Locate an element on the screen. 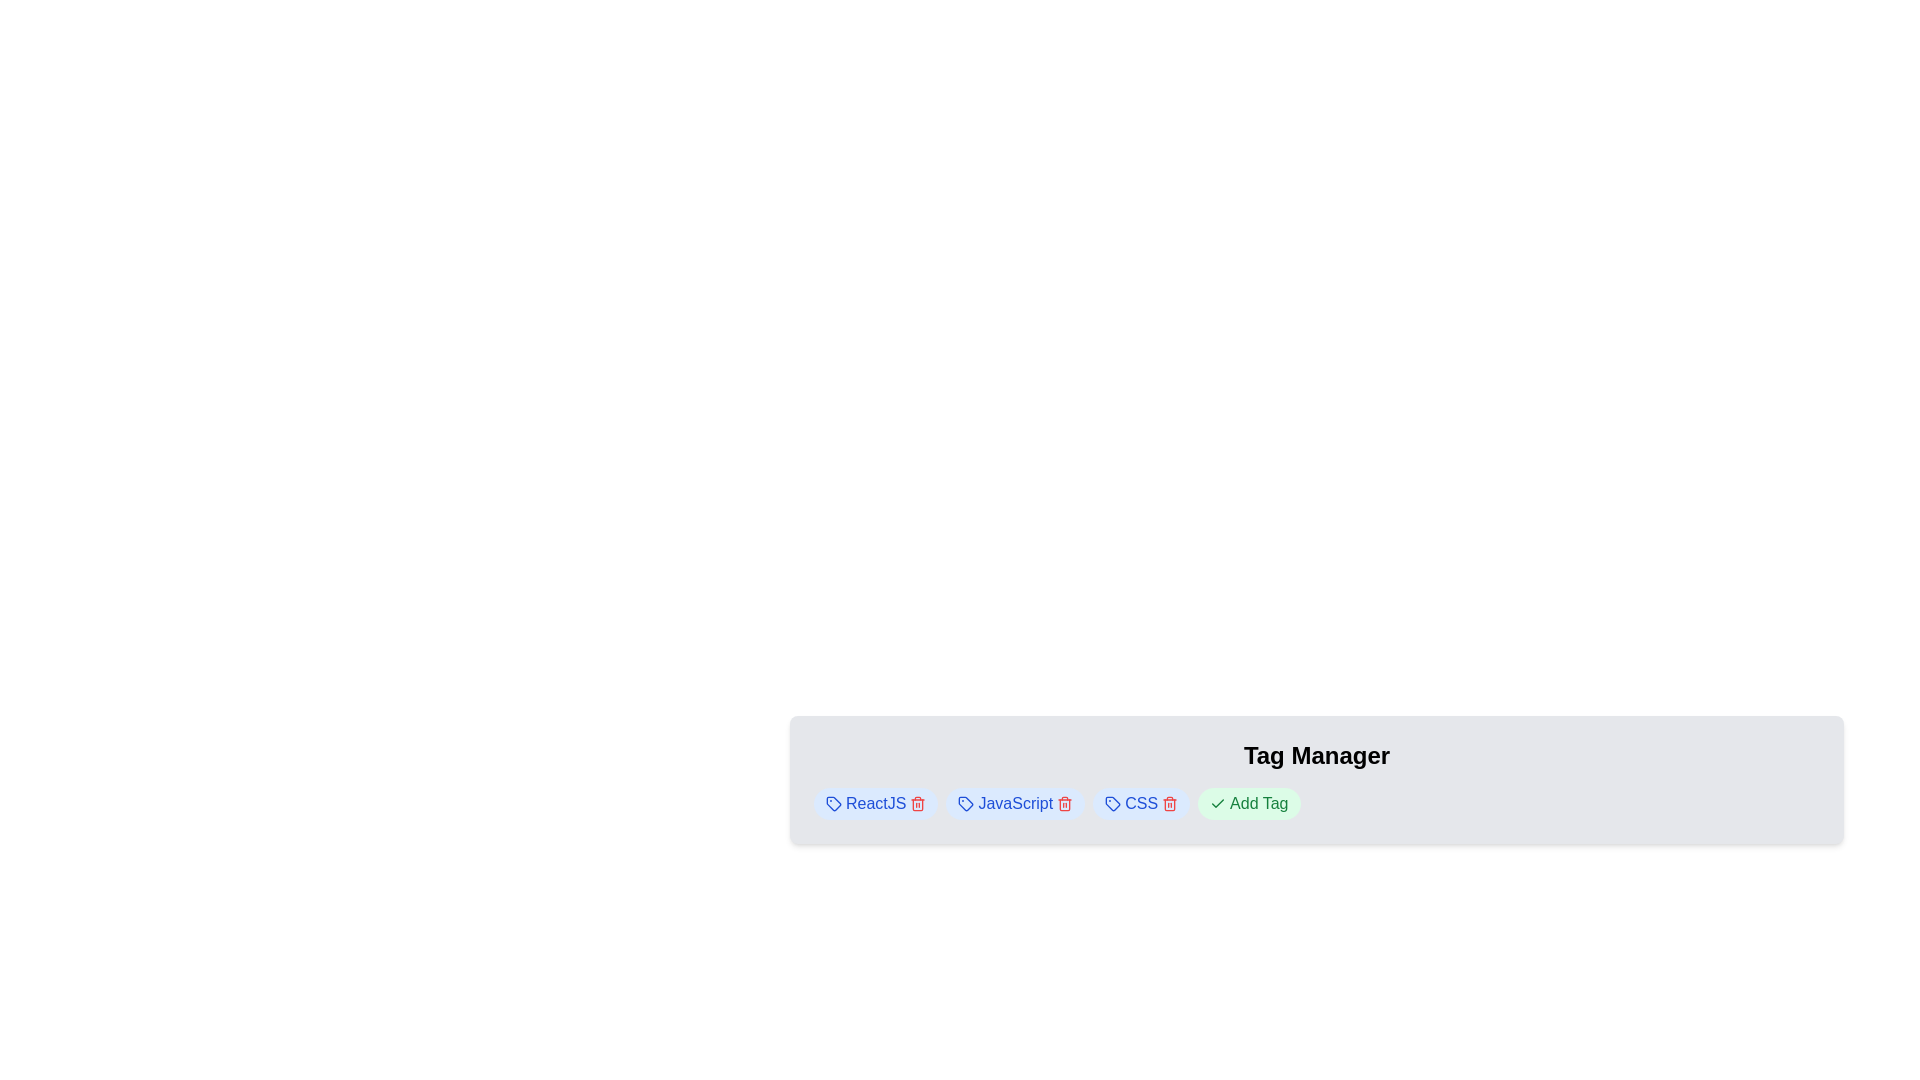 This screenshot has width=1920, height=1080. the tag representing 'JavaScript', which is the second tag in a horizontal row adjacent to 'ReactJS' and 'CSS' is located at coordinates (1015, 802).